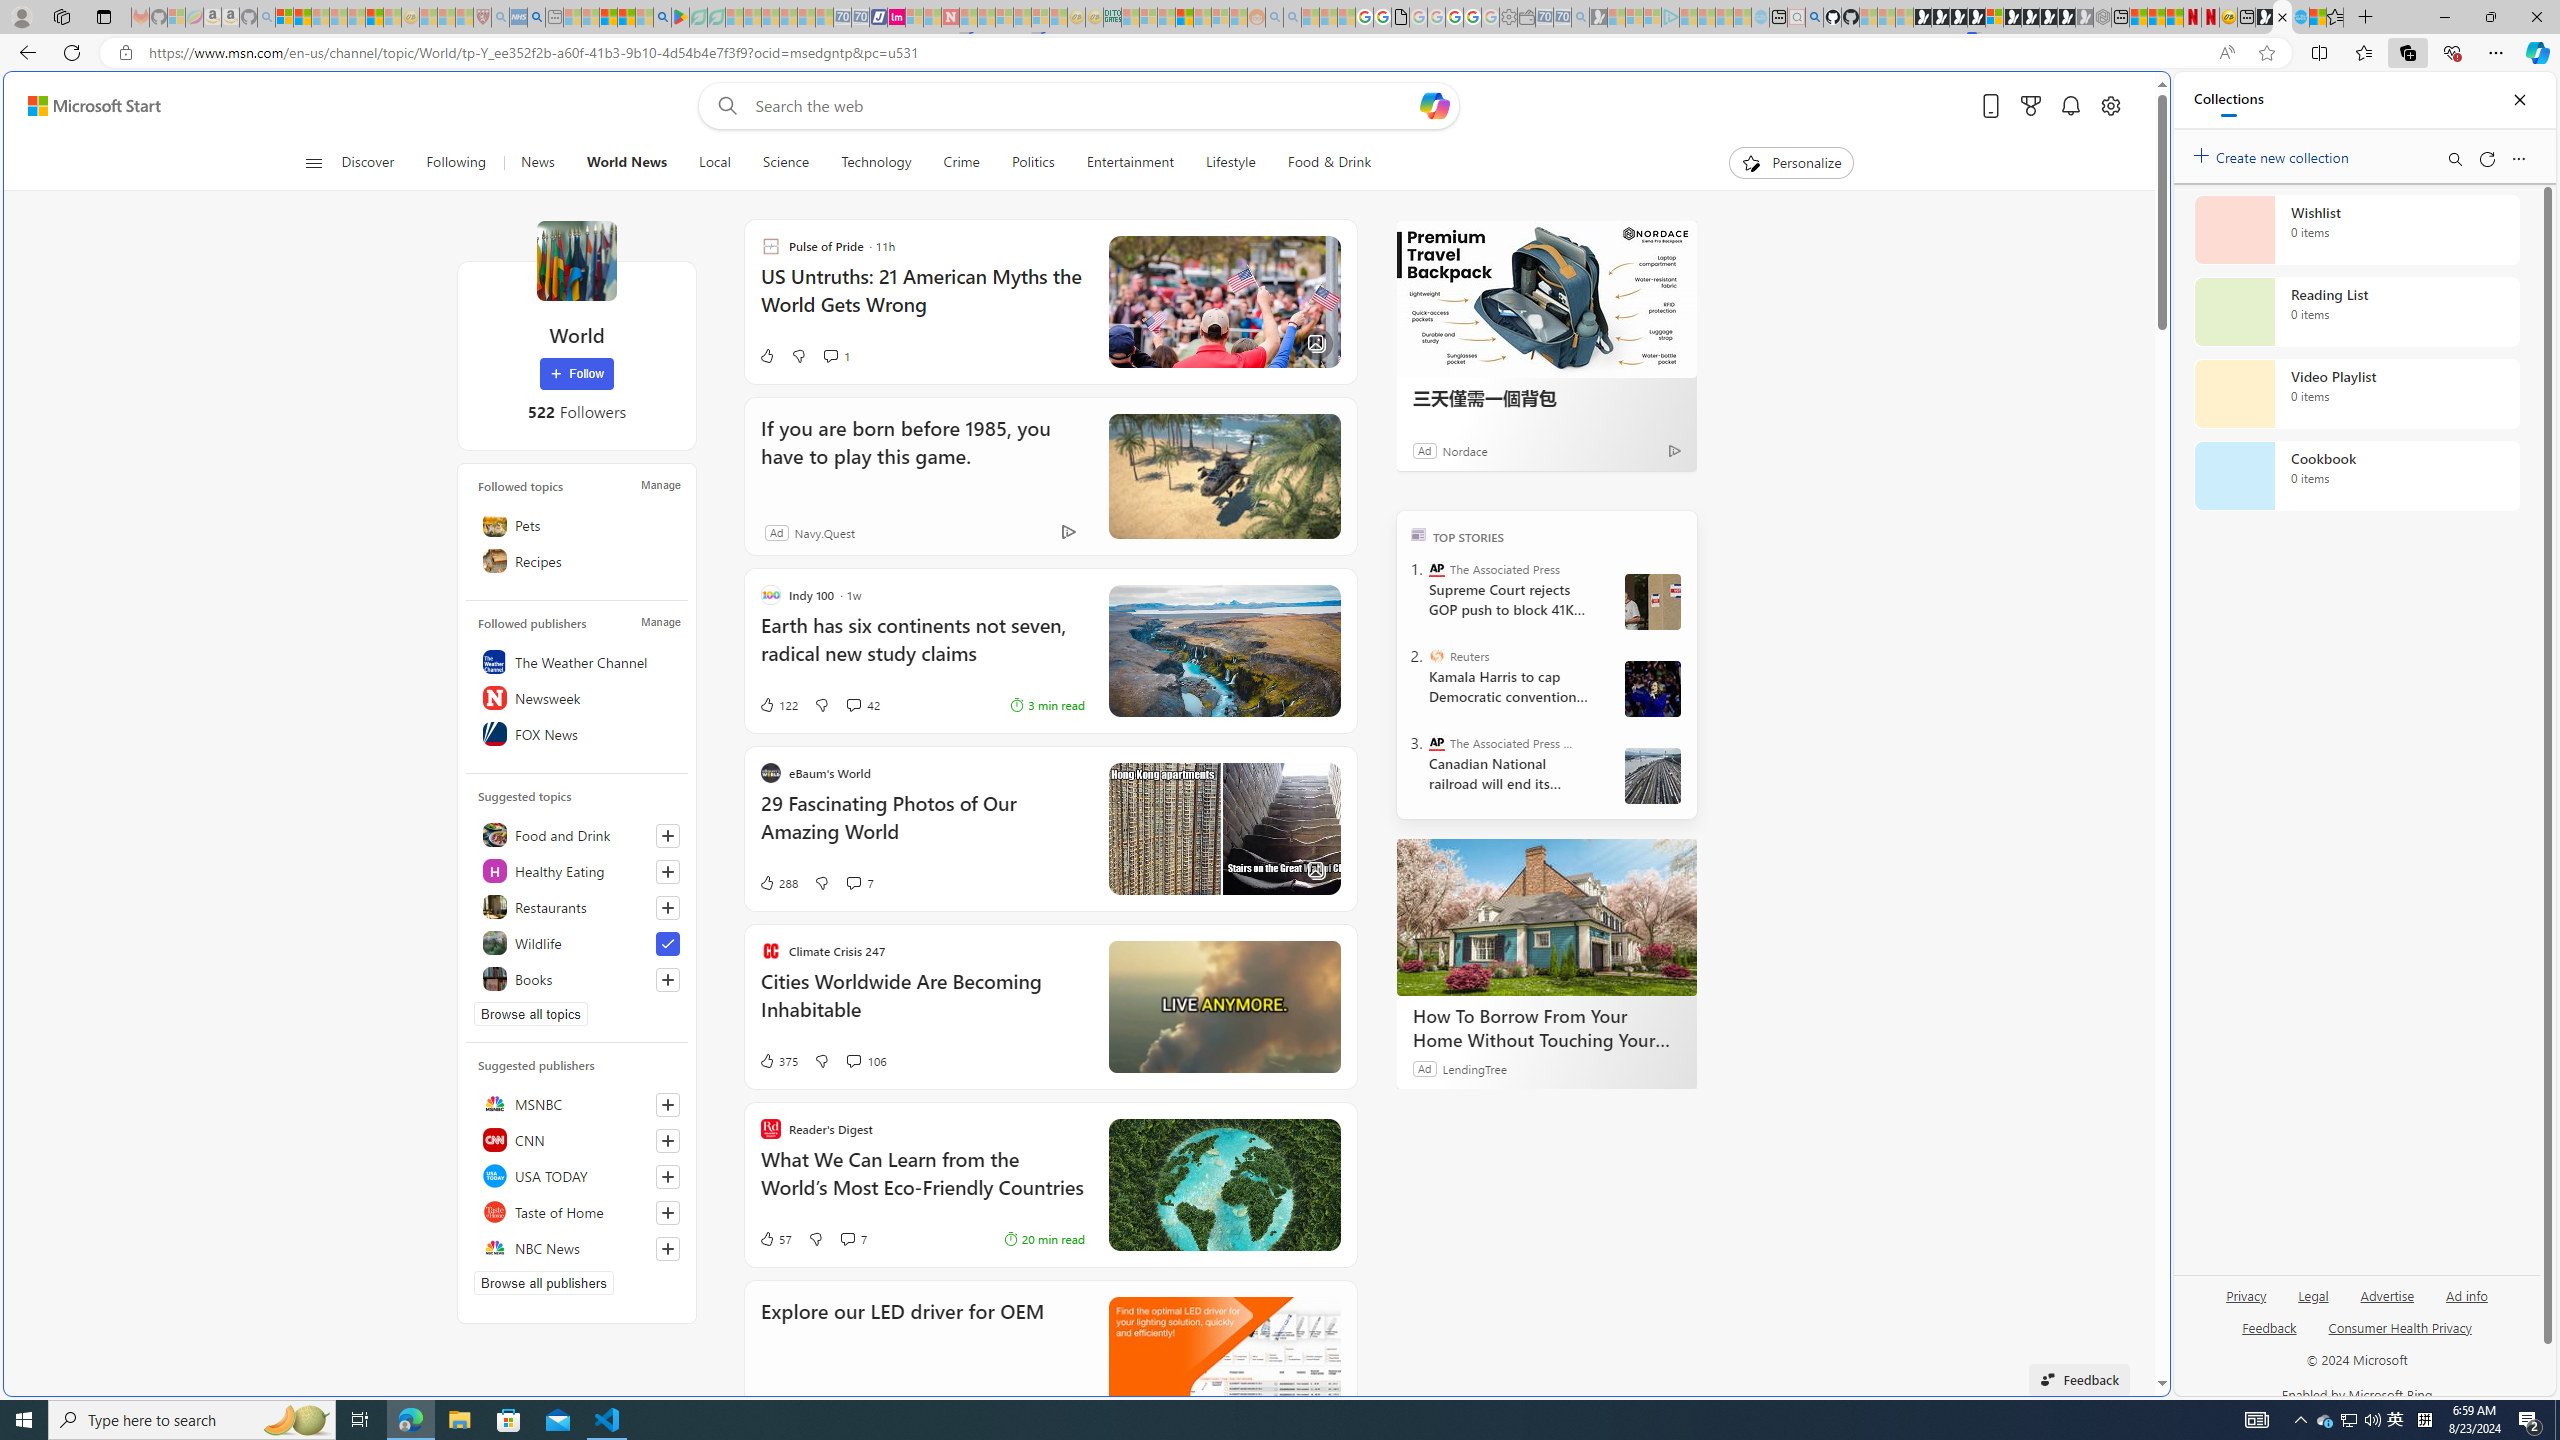  Describe the element at coordinates (1814, 16) in the screenshot. I see `'github - Search'` at that location.